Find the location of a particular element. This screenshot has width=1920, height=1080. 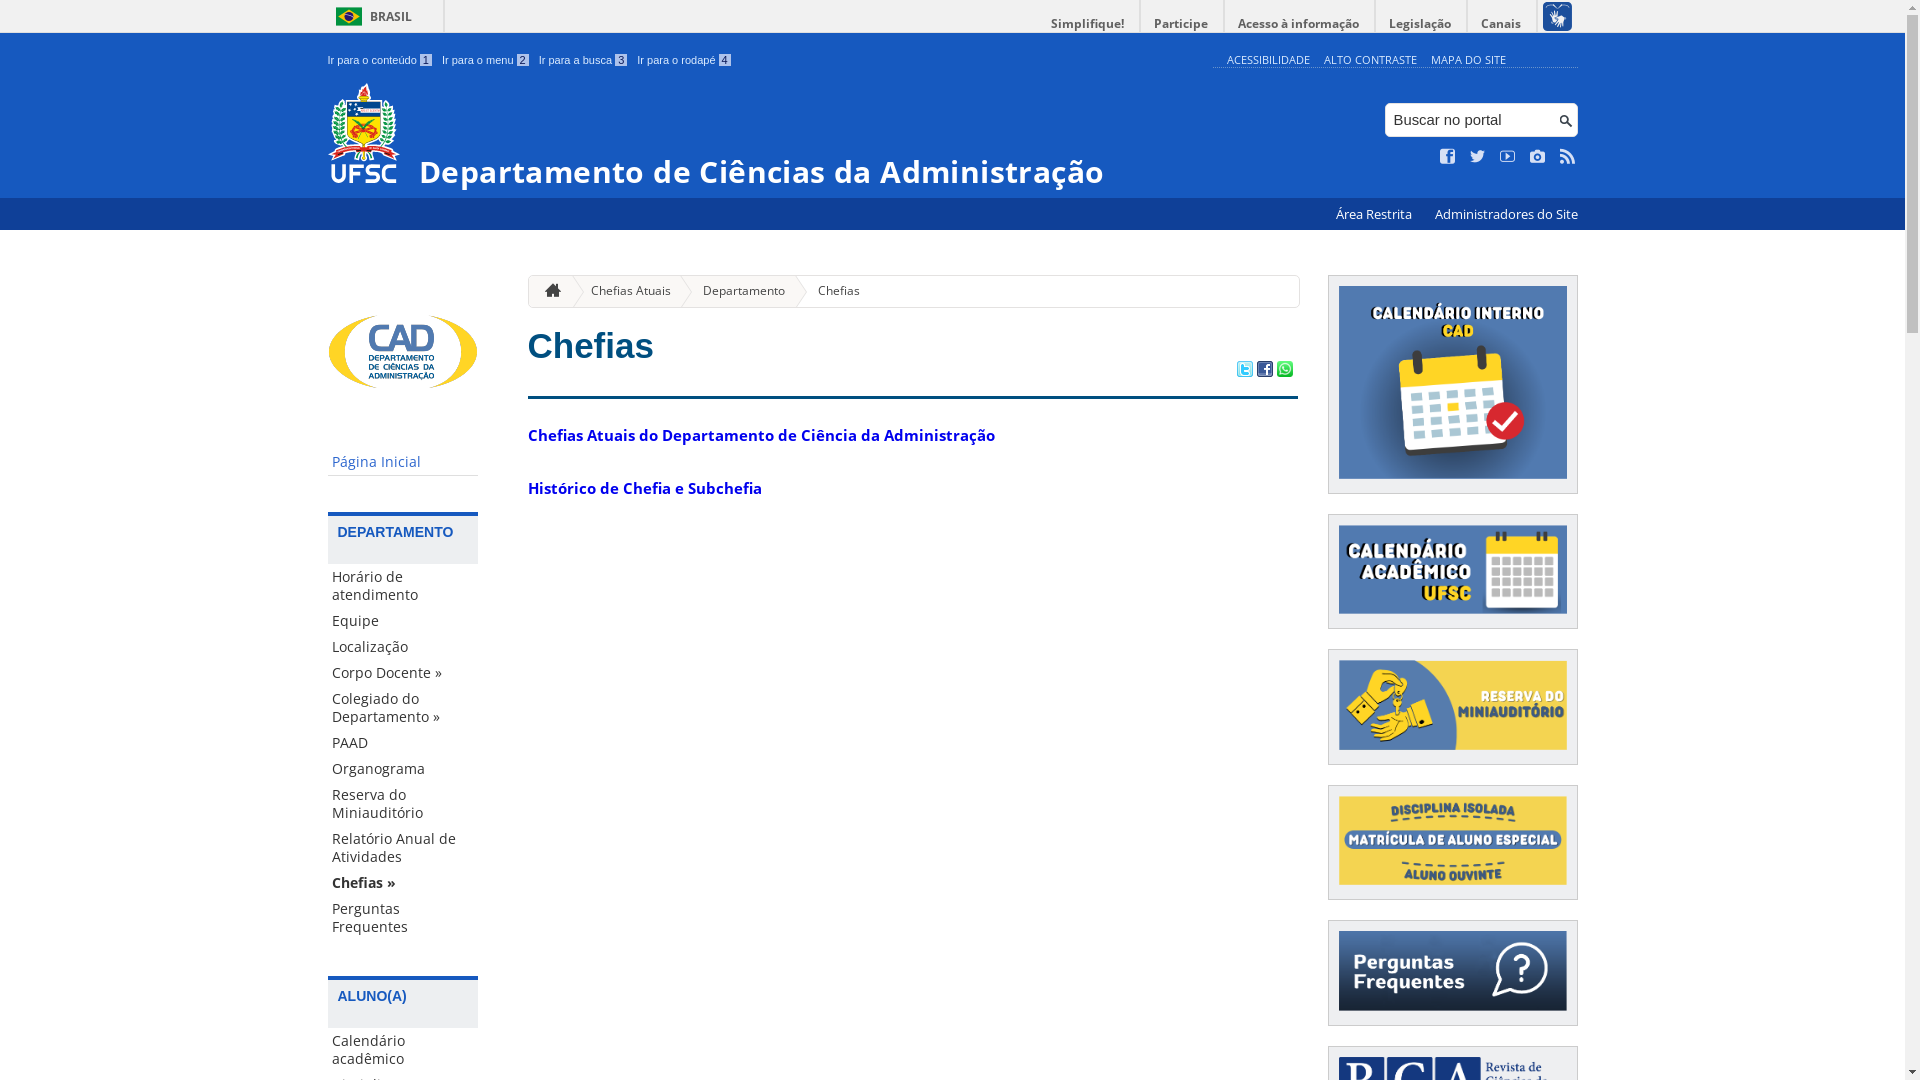

'Departamento' is located at coordinates (734, 291).